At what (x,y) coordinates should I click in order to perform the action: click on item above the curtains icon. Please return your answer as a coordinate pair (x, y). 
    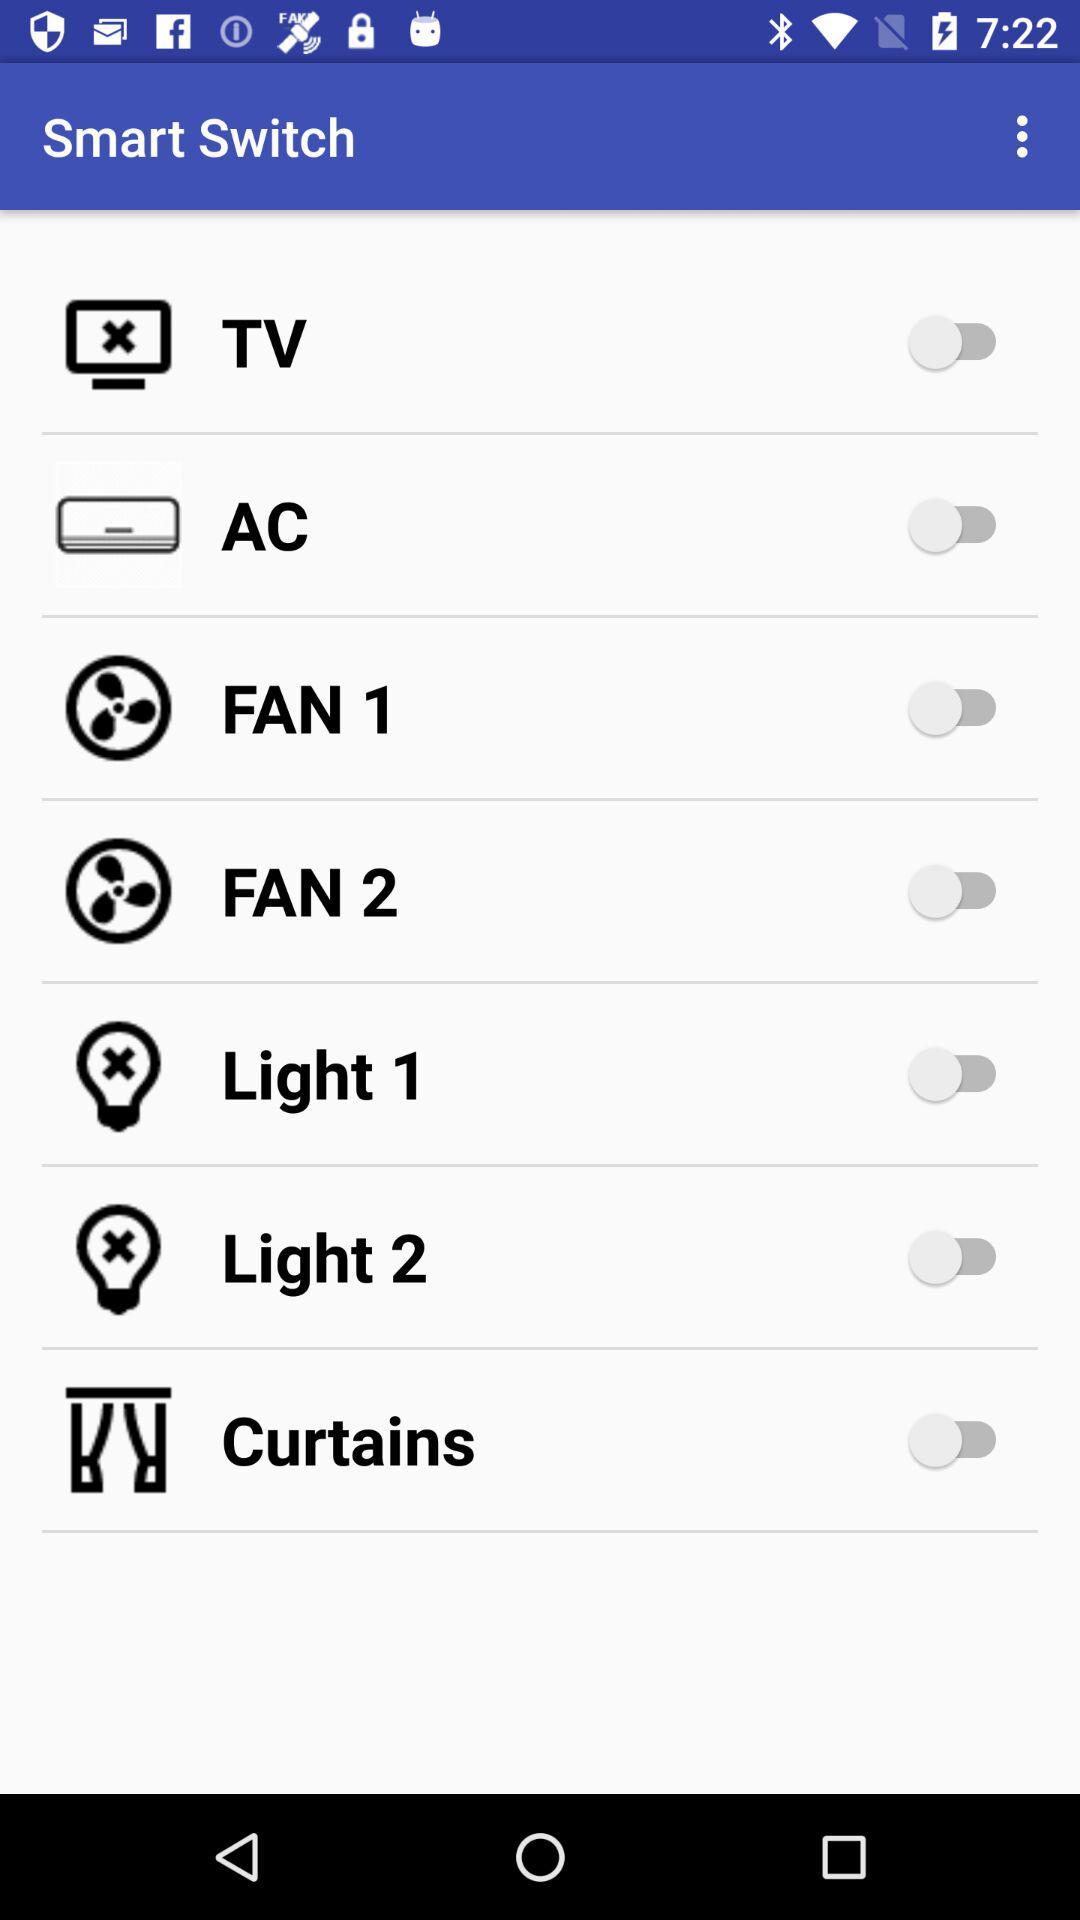
    Looking at the image, I should click on (560, 1256).